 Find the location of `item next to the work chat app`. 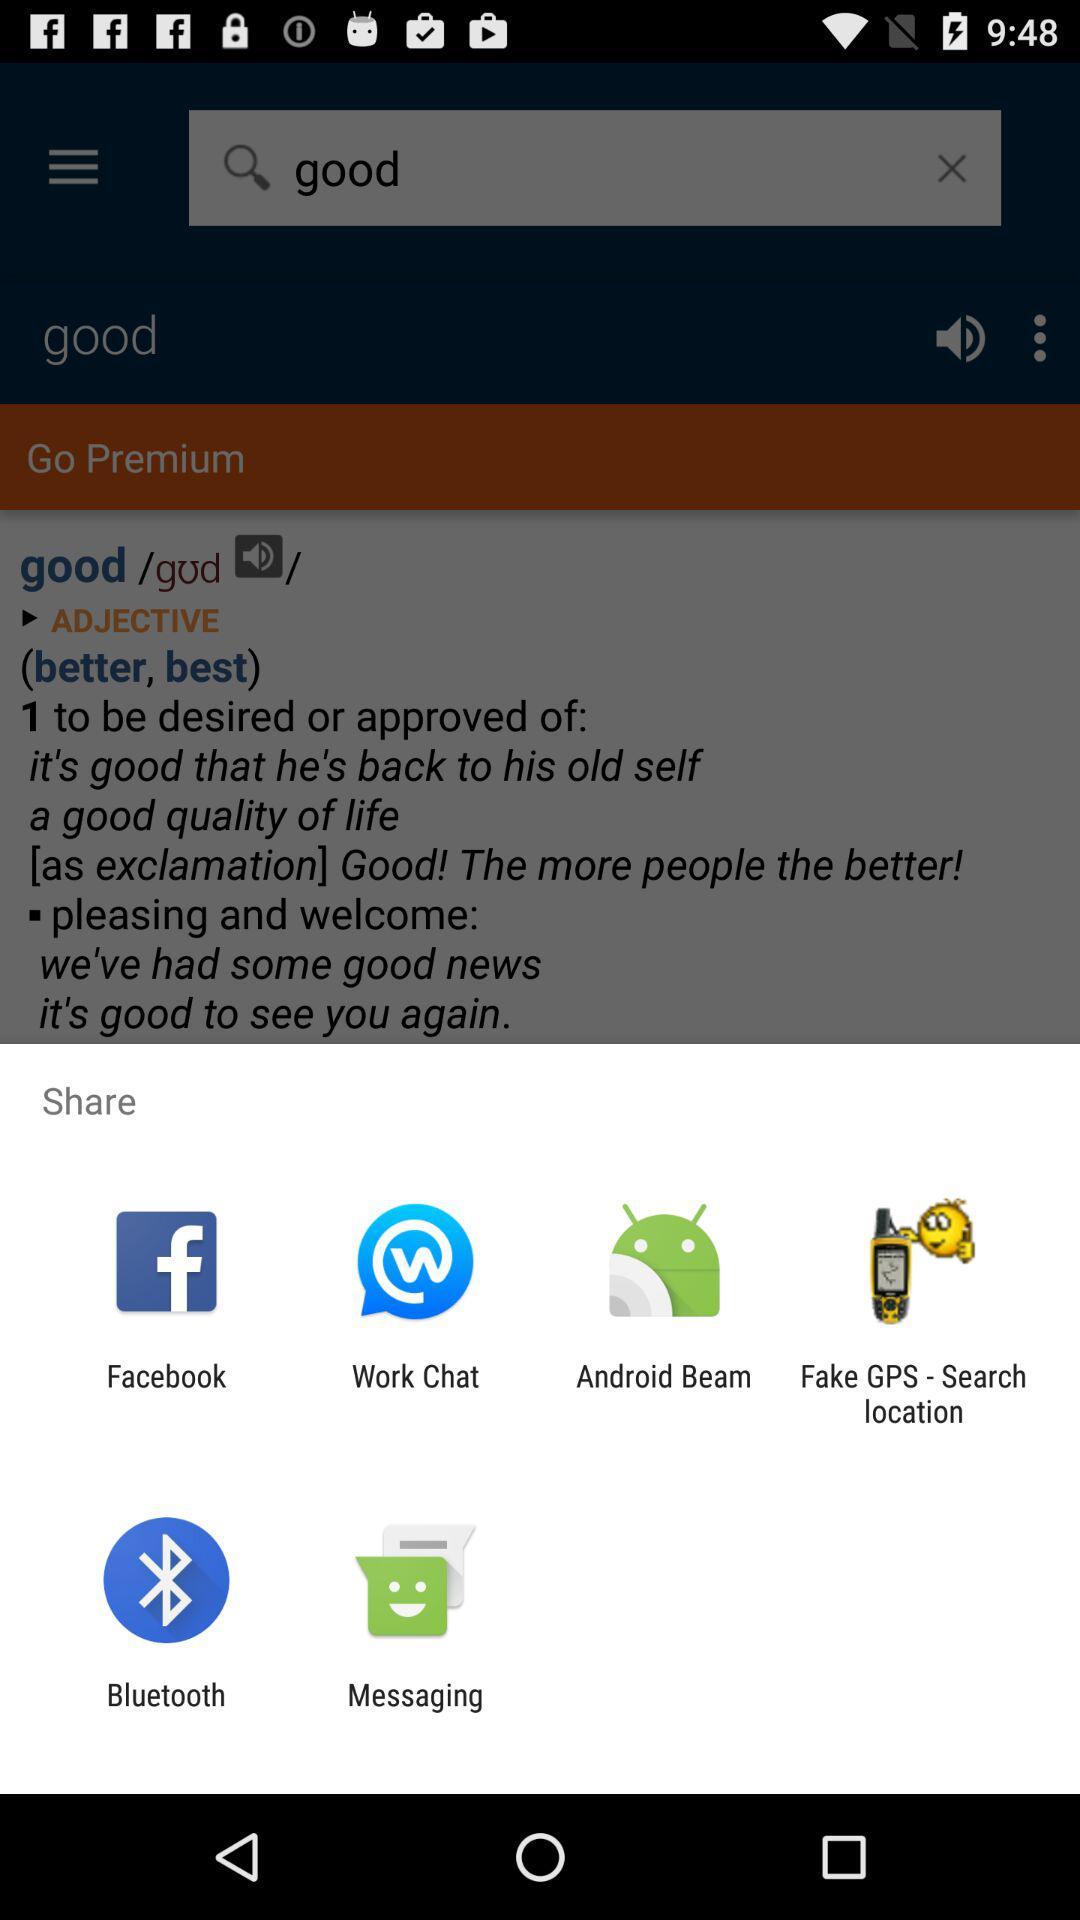

item next to the work chat app is located at coordinates (165, 1392).